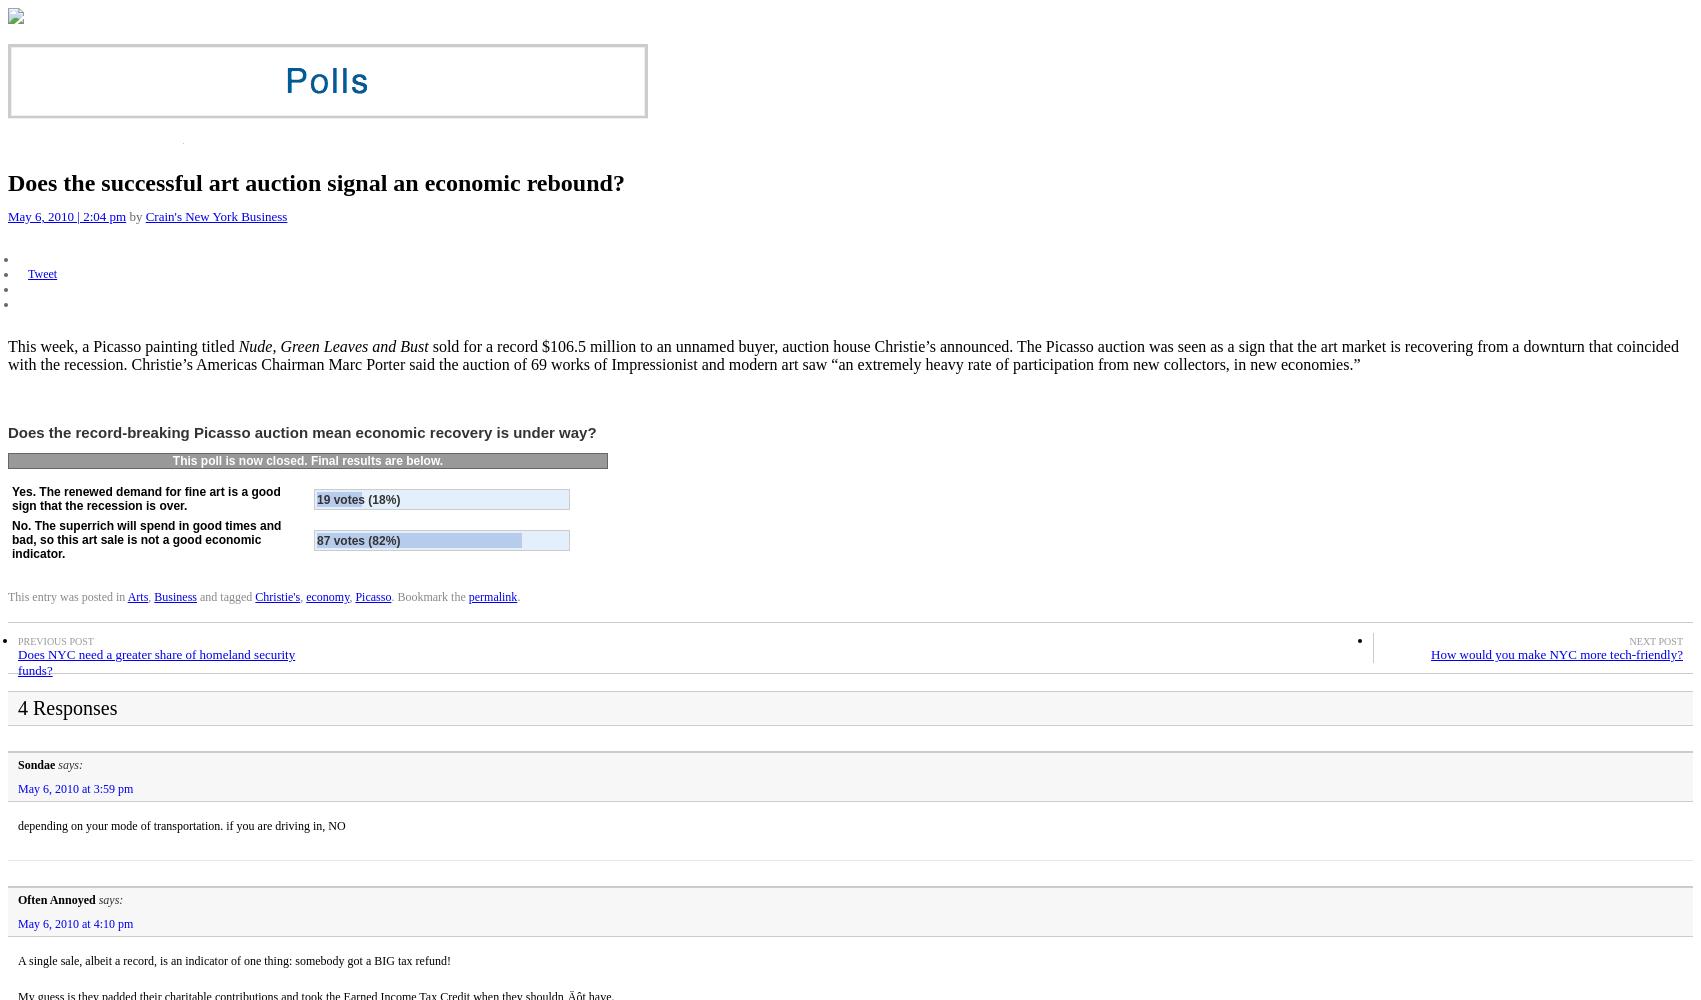 This screenshot has height=1000, width=1701. Describe the element at coordinates (180, 824) in the screenshot. I see `'depending on your mode of transportation. if you are driving in, NO'` at that location.